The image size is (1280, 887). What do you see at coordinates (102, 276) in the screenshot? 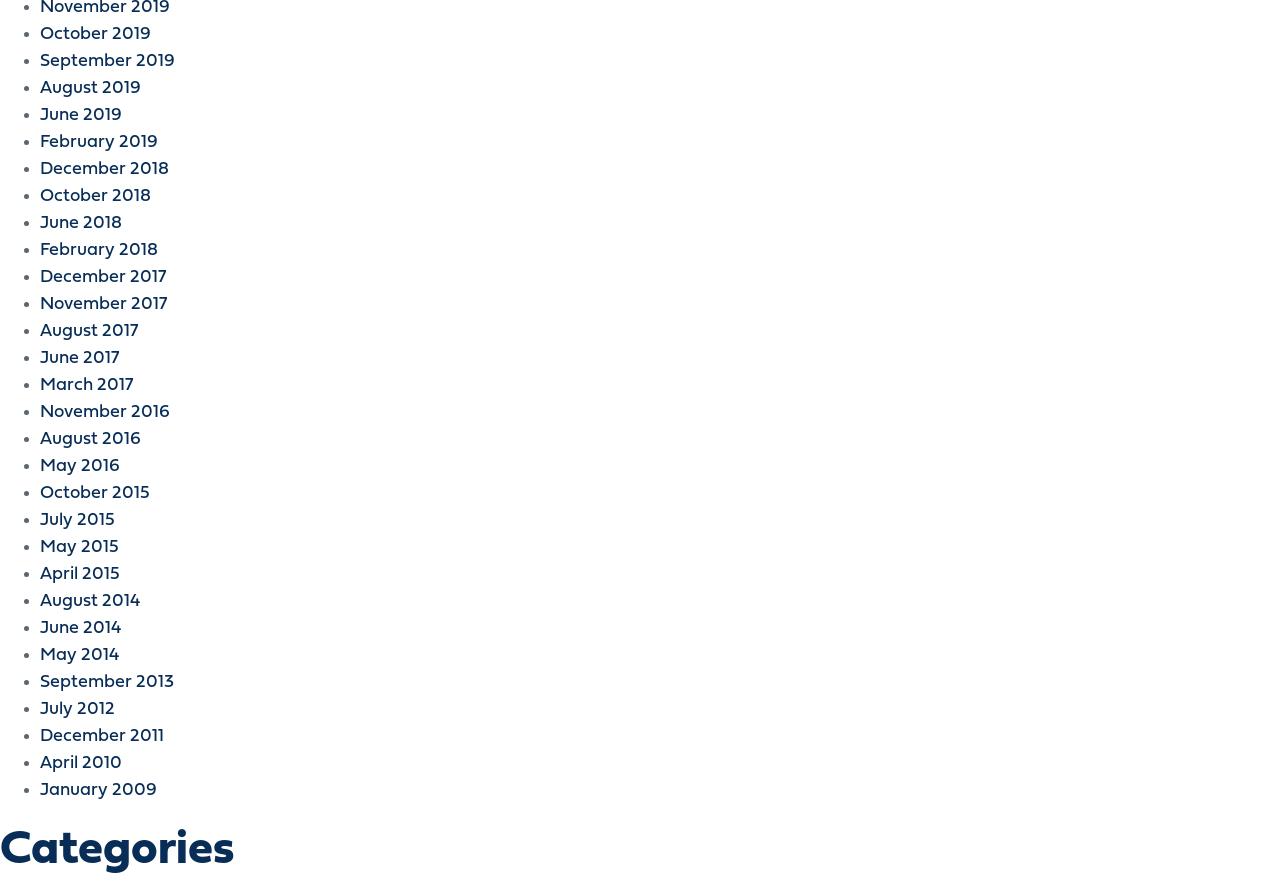
I see `'December 2017'` at bounding box center [102, 276].